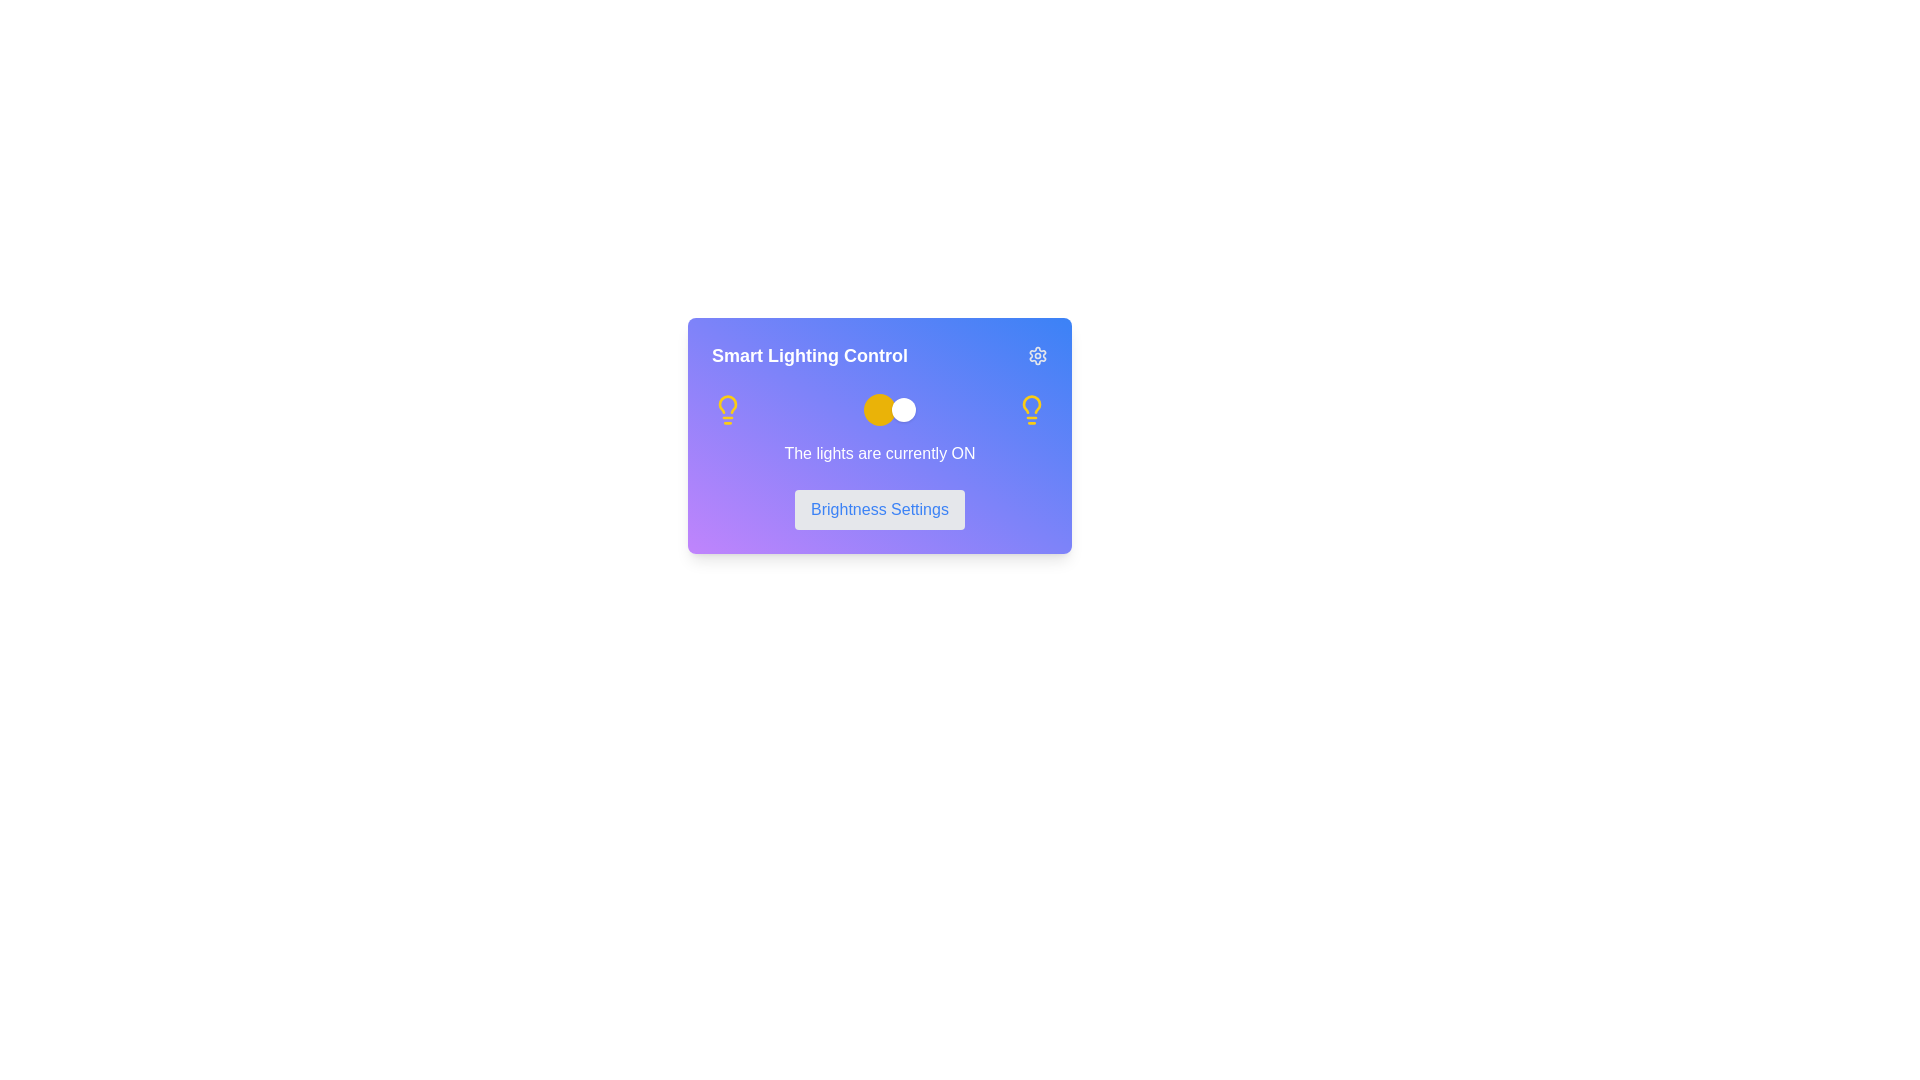  I want to click on the 'Brightness Settings' button, a rectangular button with blue text on a light grey background, located at the bottom of a card interface, so click(879, 508).